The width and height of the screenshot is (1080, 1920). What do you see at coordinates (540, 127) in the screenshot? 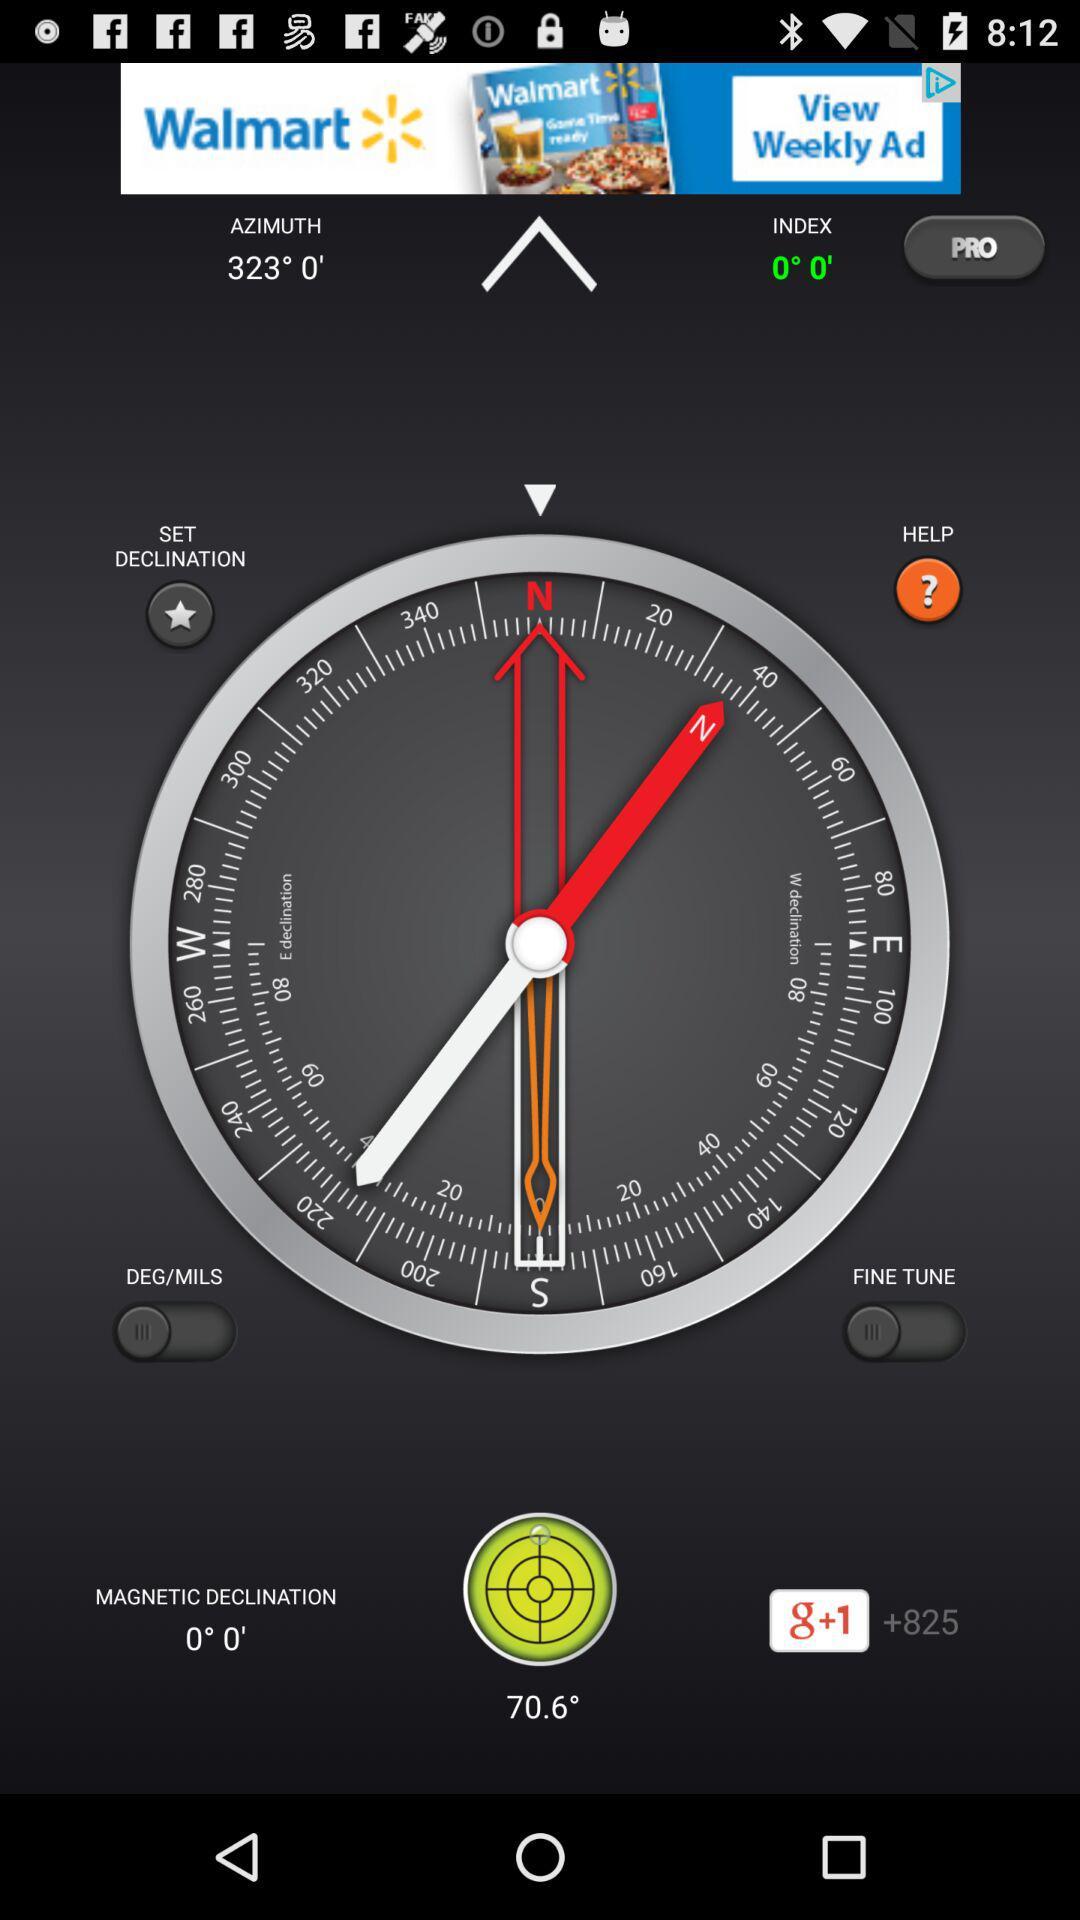
I see `open advertisement` at bounding box center [540, 127].